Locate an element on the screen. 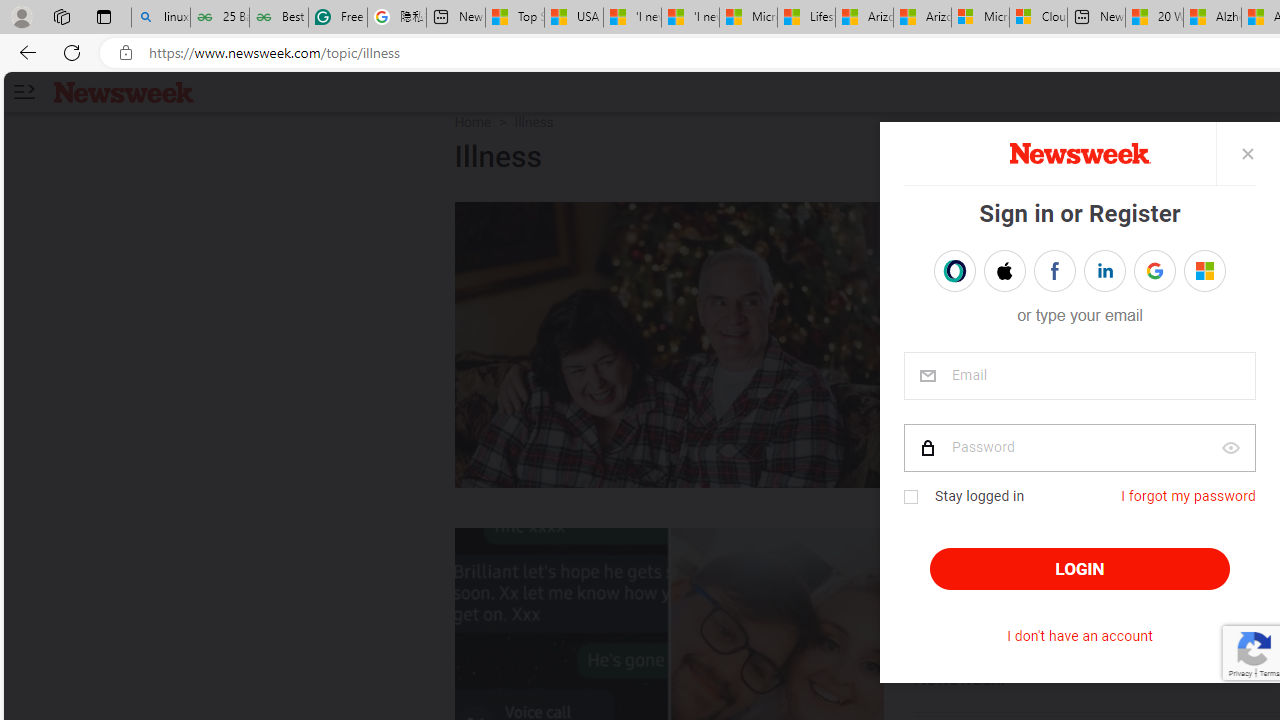 This screenshot has width=1280, height=720. 'linux basic - Search' is located at coordinates (160, 17).